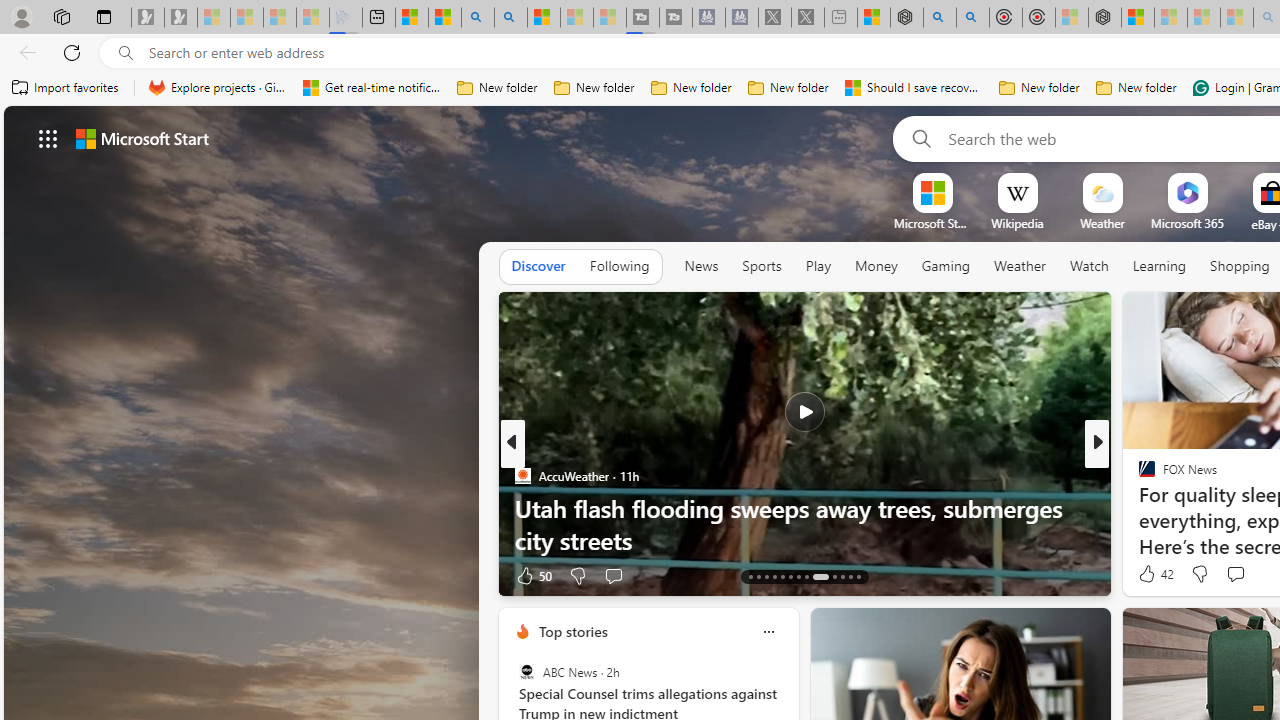 The image size is (1280, 720). Describe the element at coordinates (1234, 574) in the screenshot. I see `'Start the conversation'` at that location.